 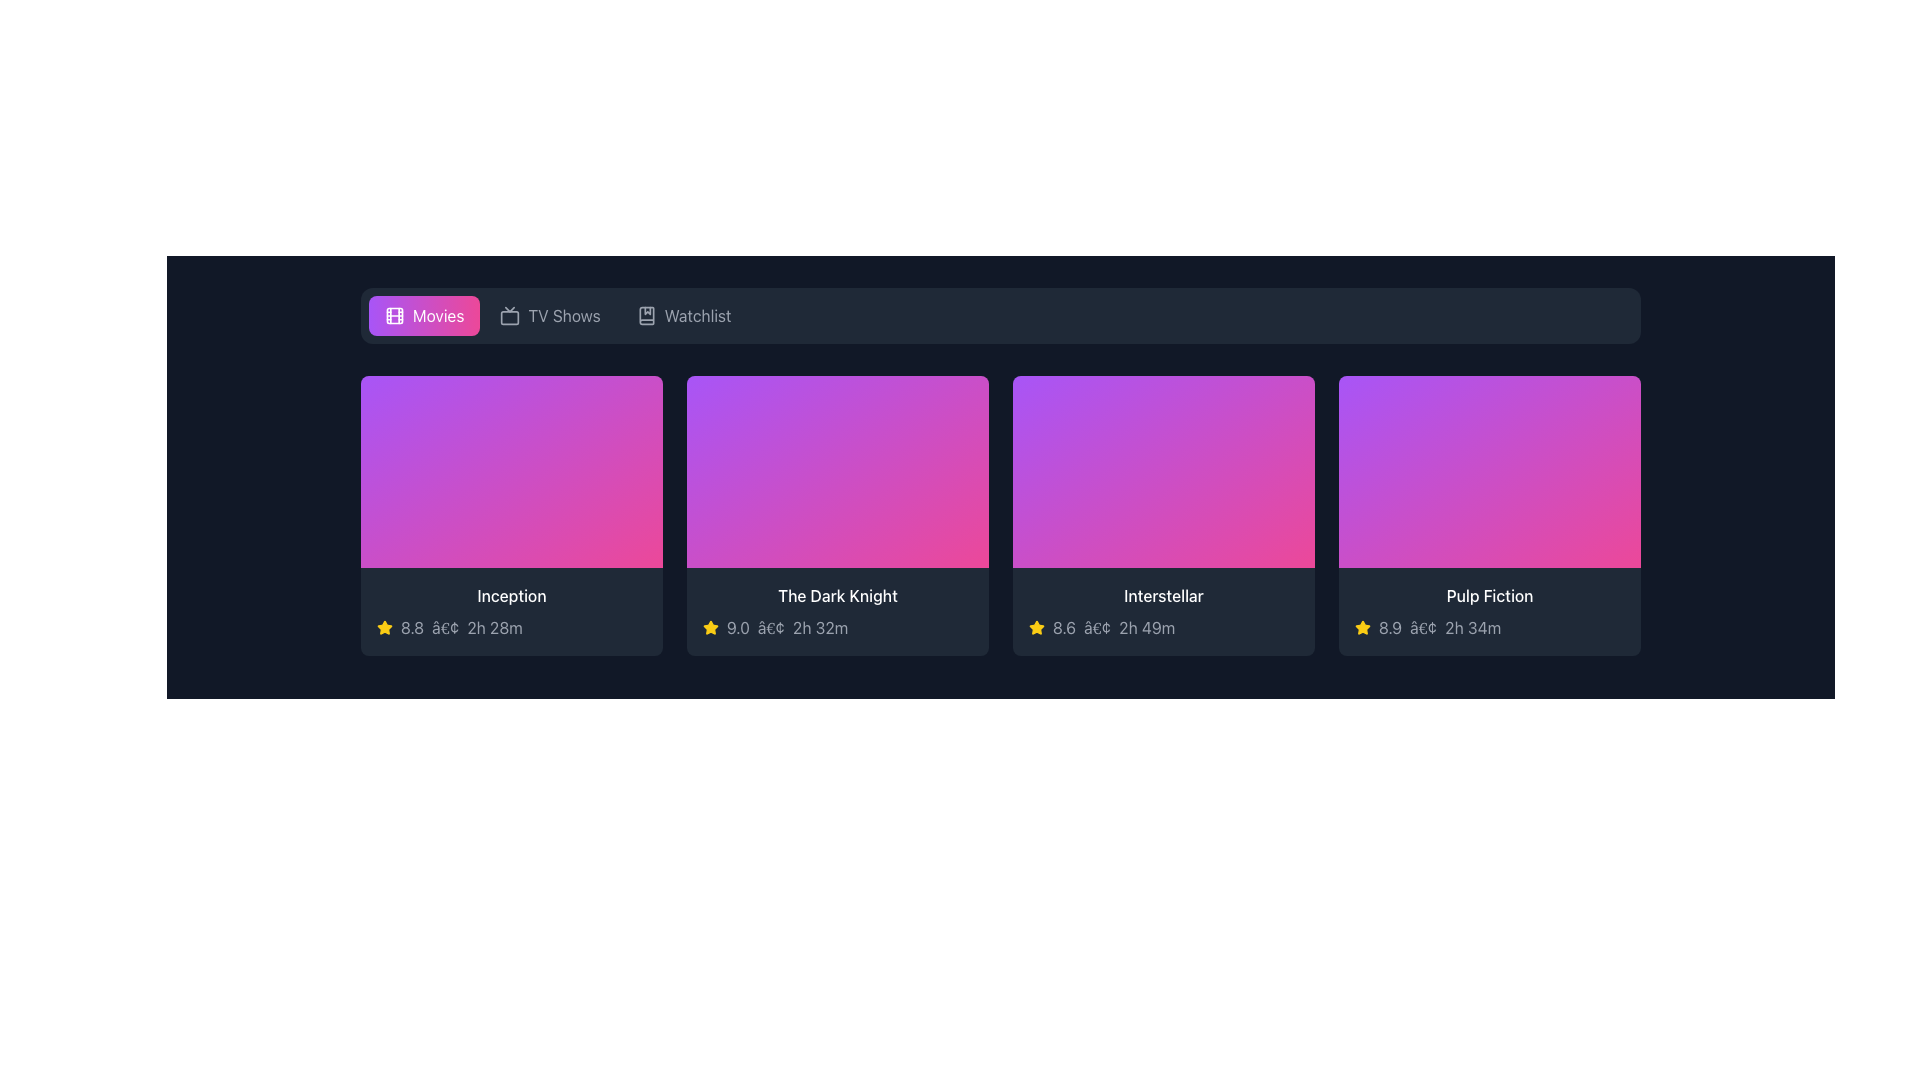 I want to click on the text displaying the number '8.9' in gray font, which is part of the metadata for the 'Pulp Fiction' title in the fourth card of a horizontal list, located to the right of a yellow star icon, so click(x=1389, y=627).